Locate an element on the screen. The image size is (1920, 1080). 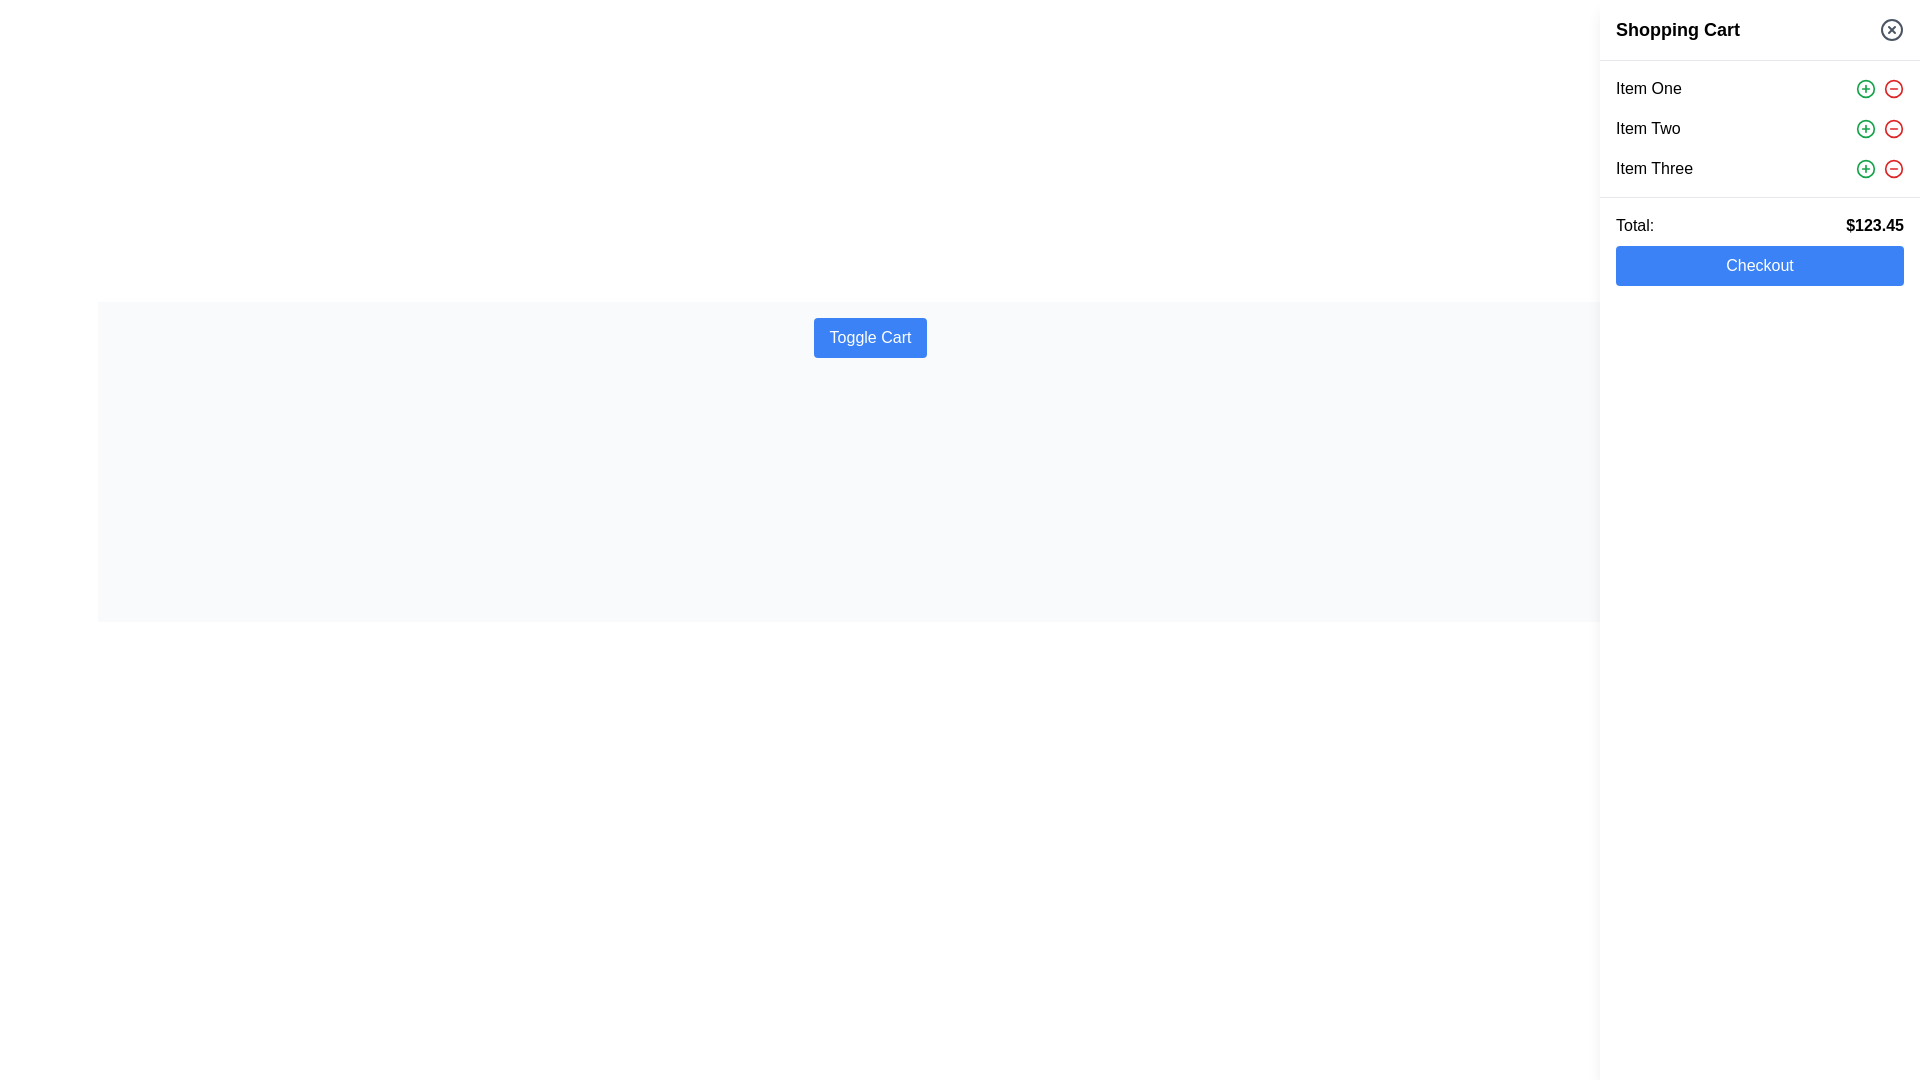
the central circle element of the cross-mark icon located at the top-right corner of the shopping cart interface is located at coordinates (1890, 30).